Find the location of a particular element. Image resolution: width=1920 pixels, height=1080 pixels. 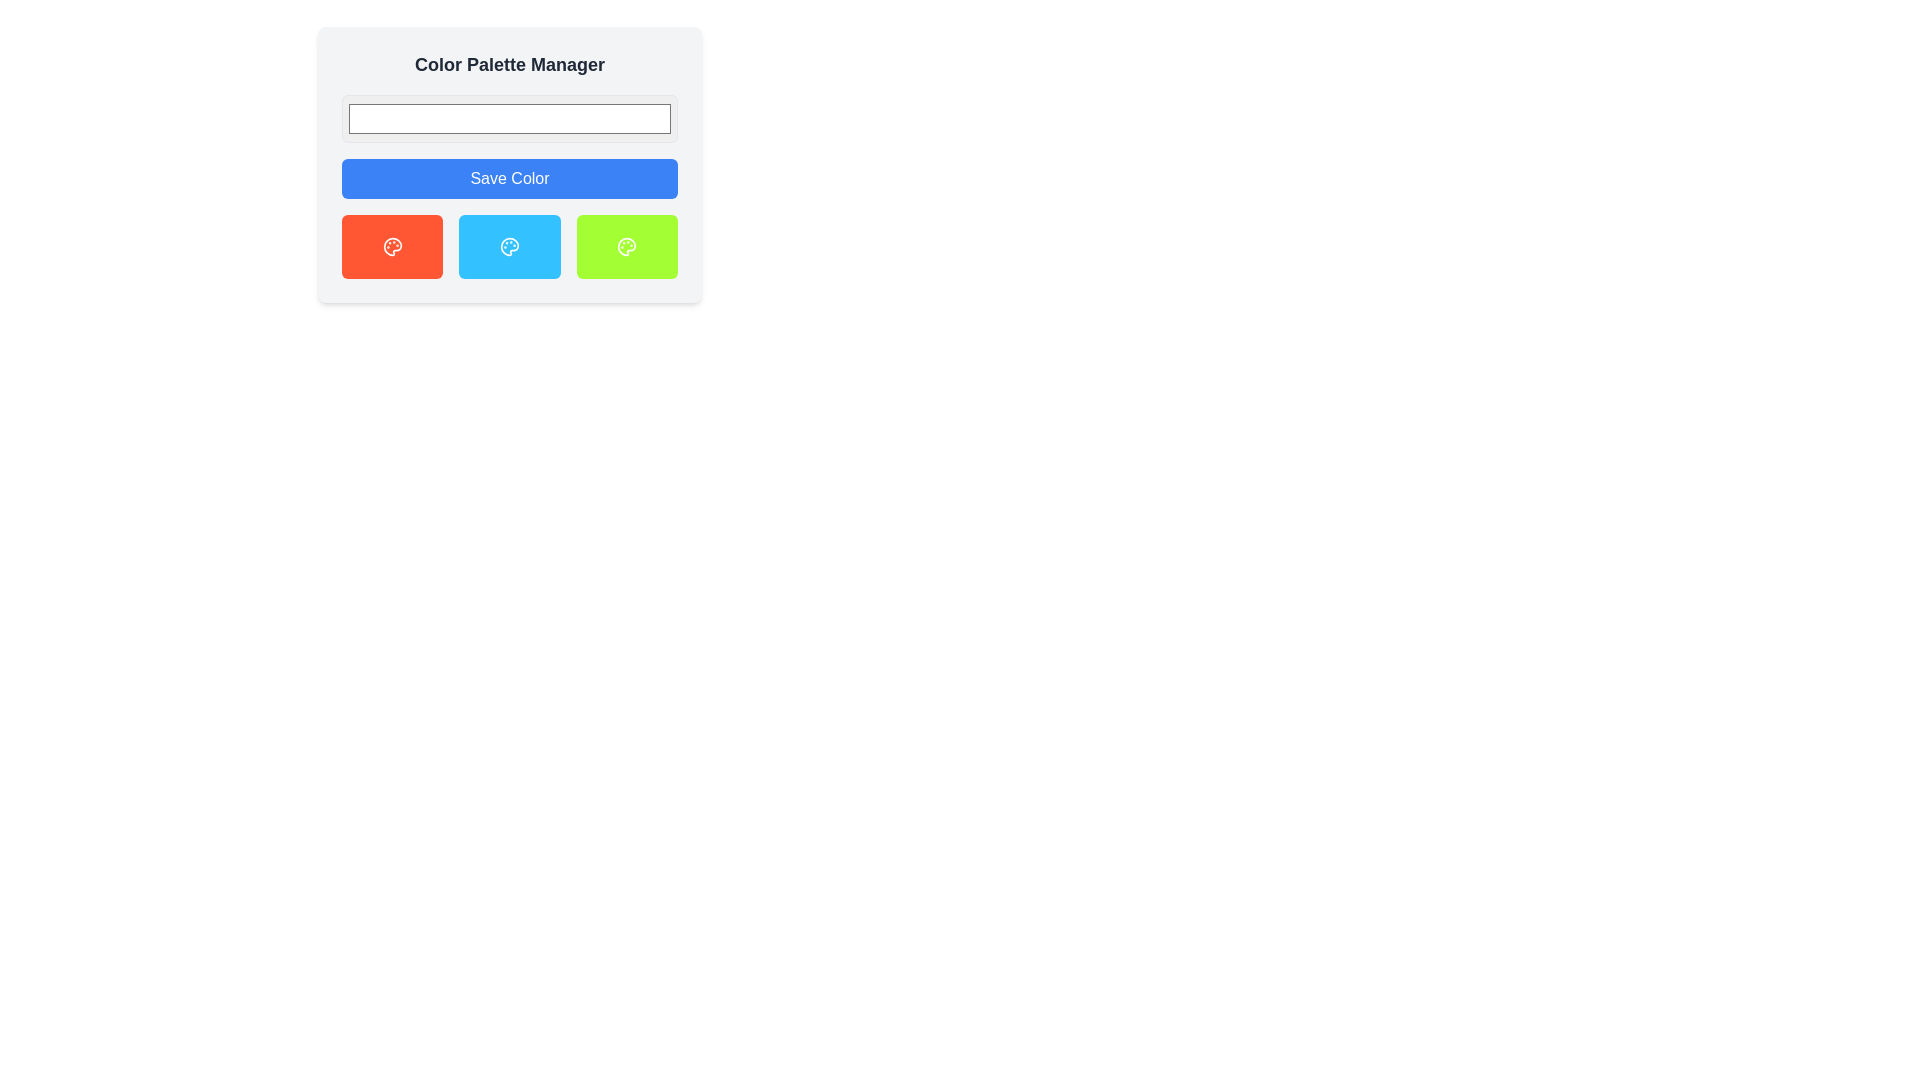

the button in the 'Color Palette Manager' section is located at coordinates (509, 177).